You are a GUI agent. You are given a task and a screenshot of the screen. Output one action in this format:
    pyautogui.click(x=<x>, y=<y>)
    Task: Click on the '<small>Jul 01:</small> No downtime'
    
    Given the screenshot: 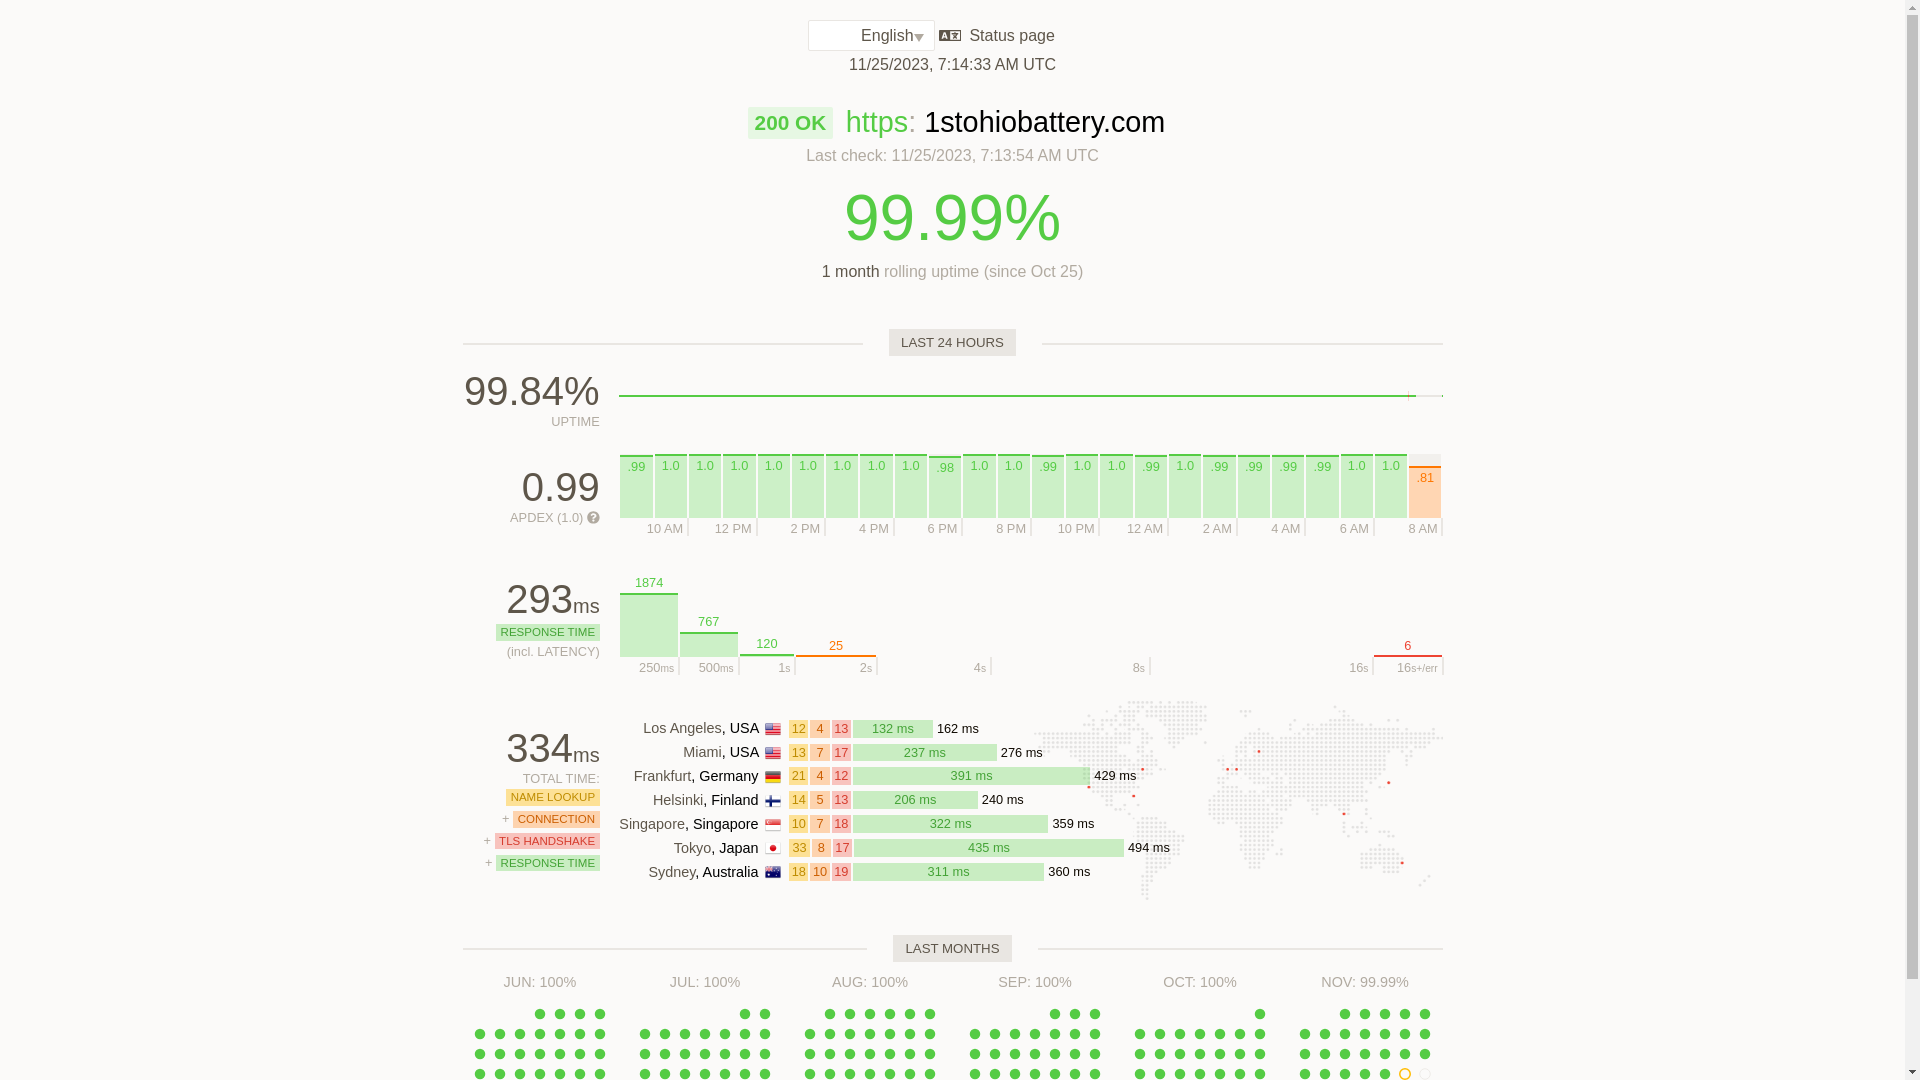 What is the action you would take?
    pyautogui.click(x=743, y=1014)
    